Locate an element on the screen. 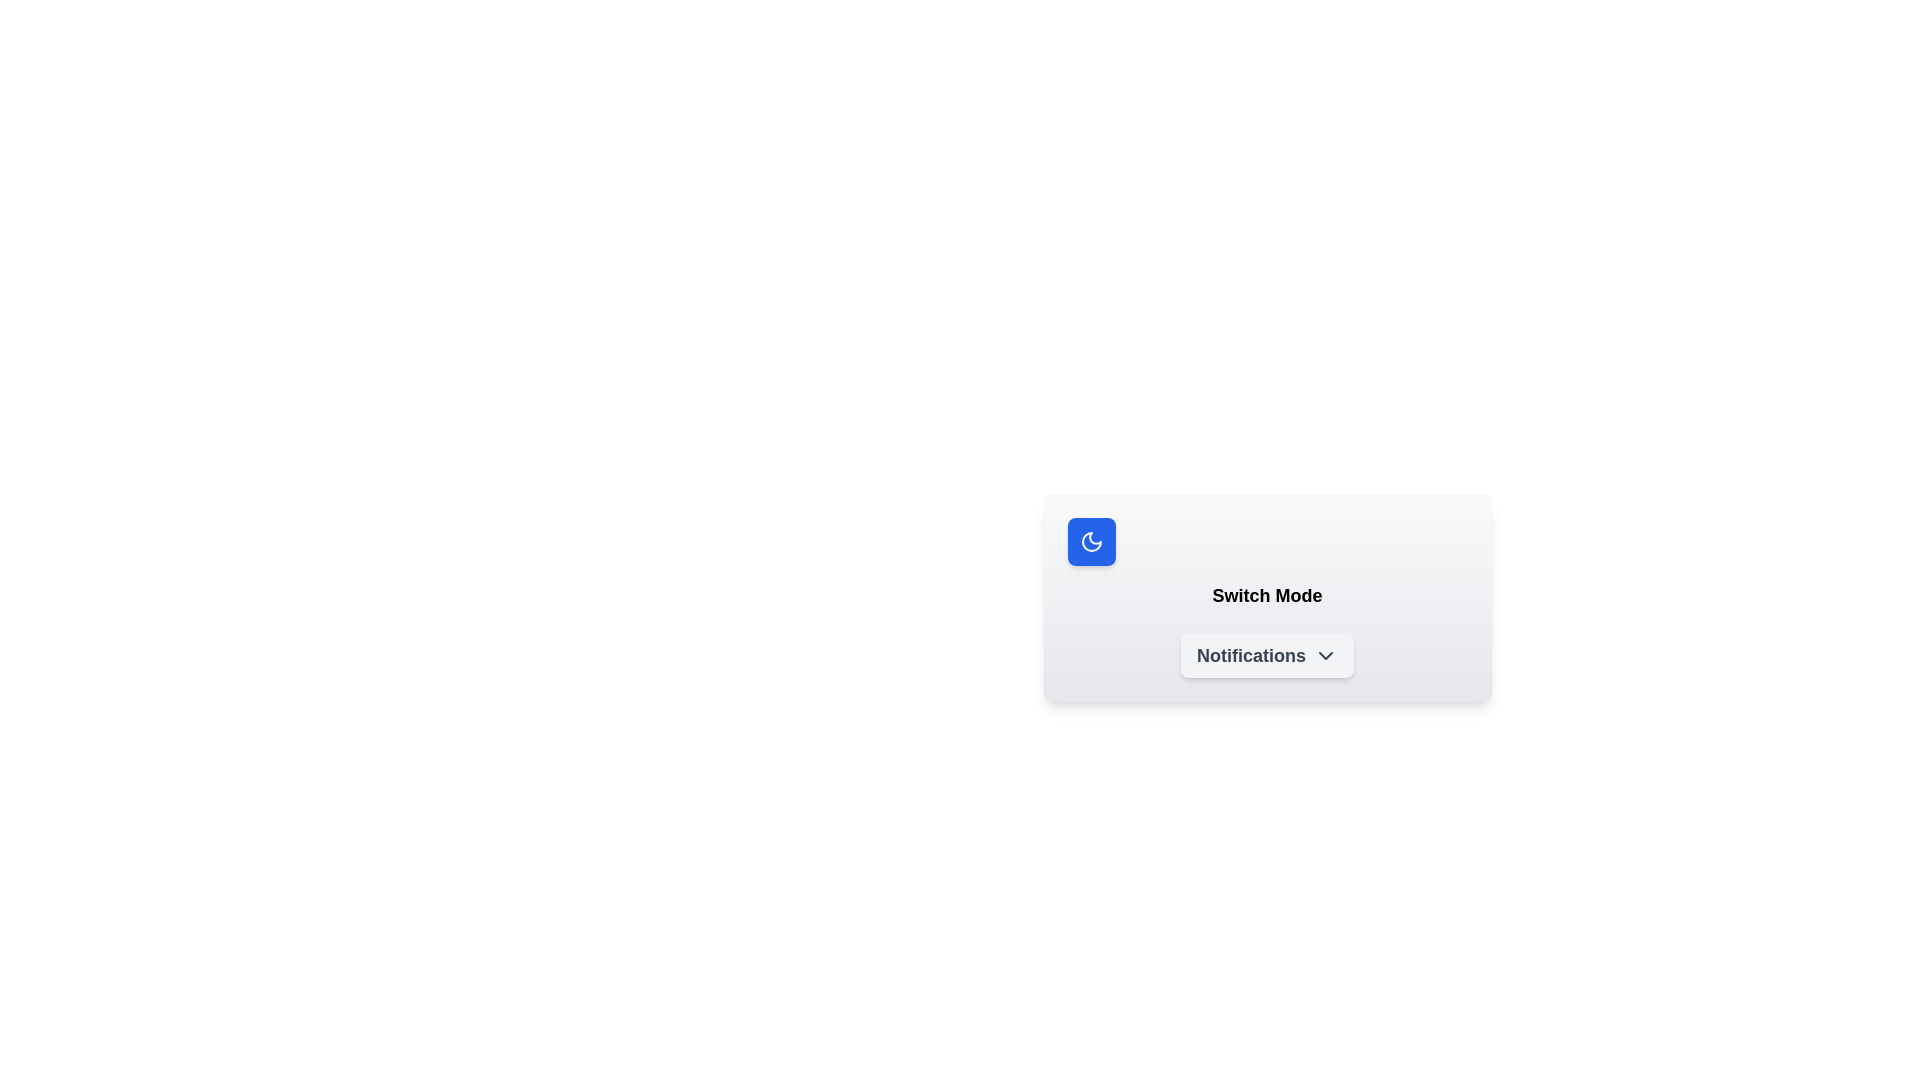  the crescent moon icon located within the blue circular button in the upper-left corner of the 'Switch Mode' card is located at coordinates (1090, 542).